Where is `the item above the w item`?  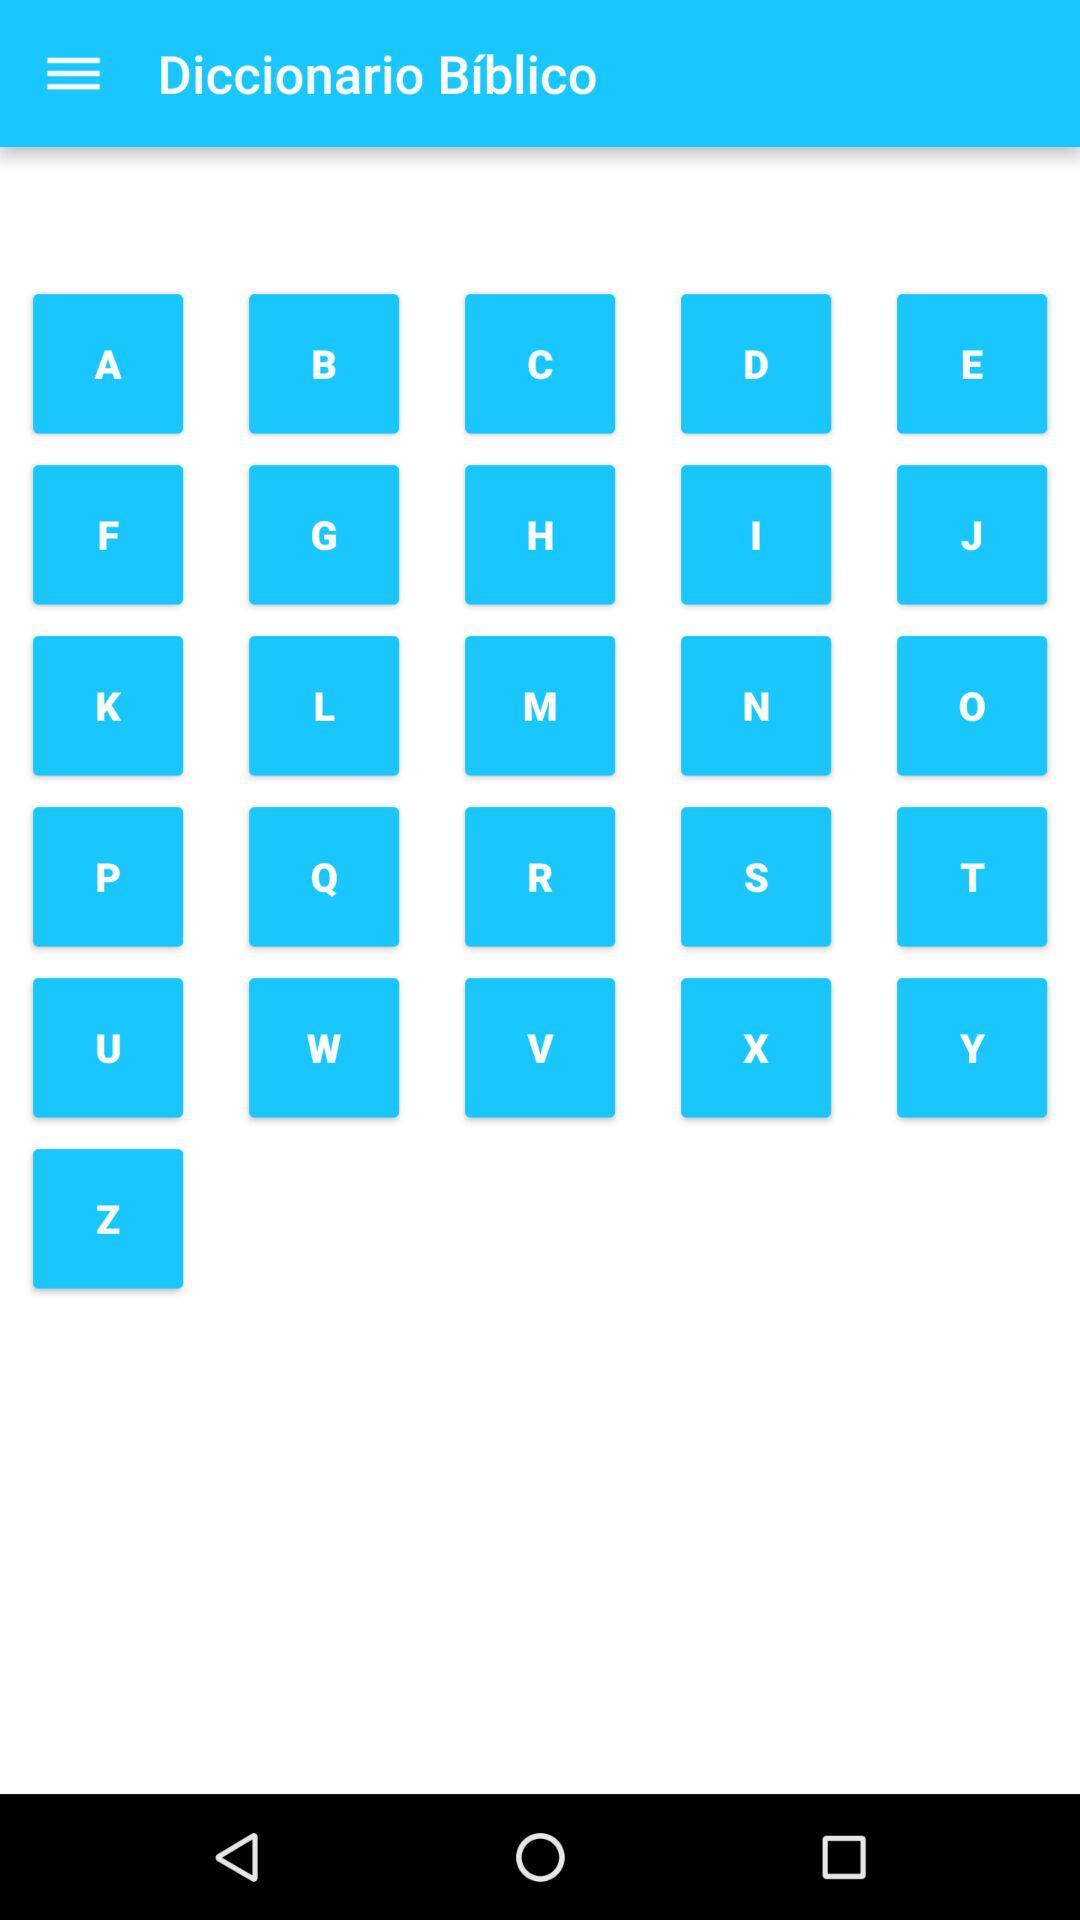 the item above the w item is located at coordinates (323, 876).